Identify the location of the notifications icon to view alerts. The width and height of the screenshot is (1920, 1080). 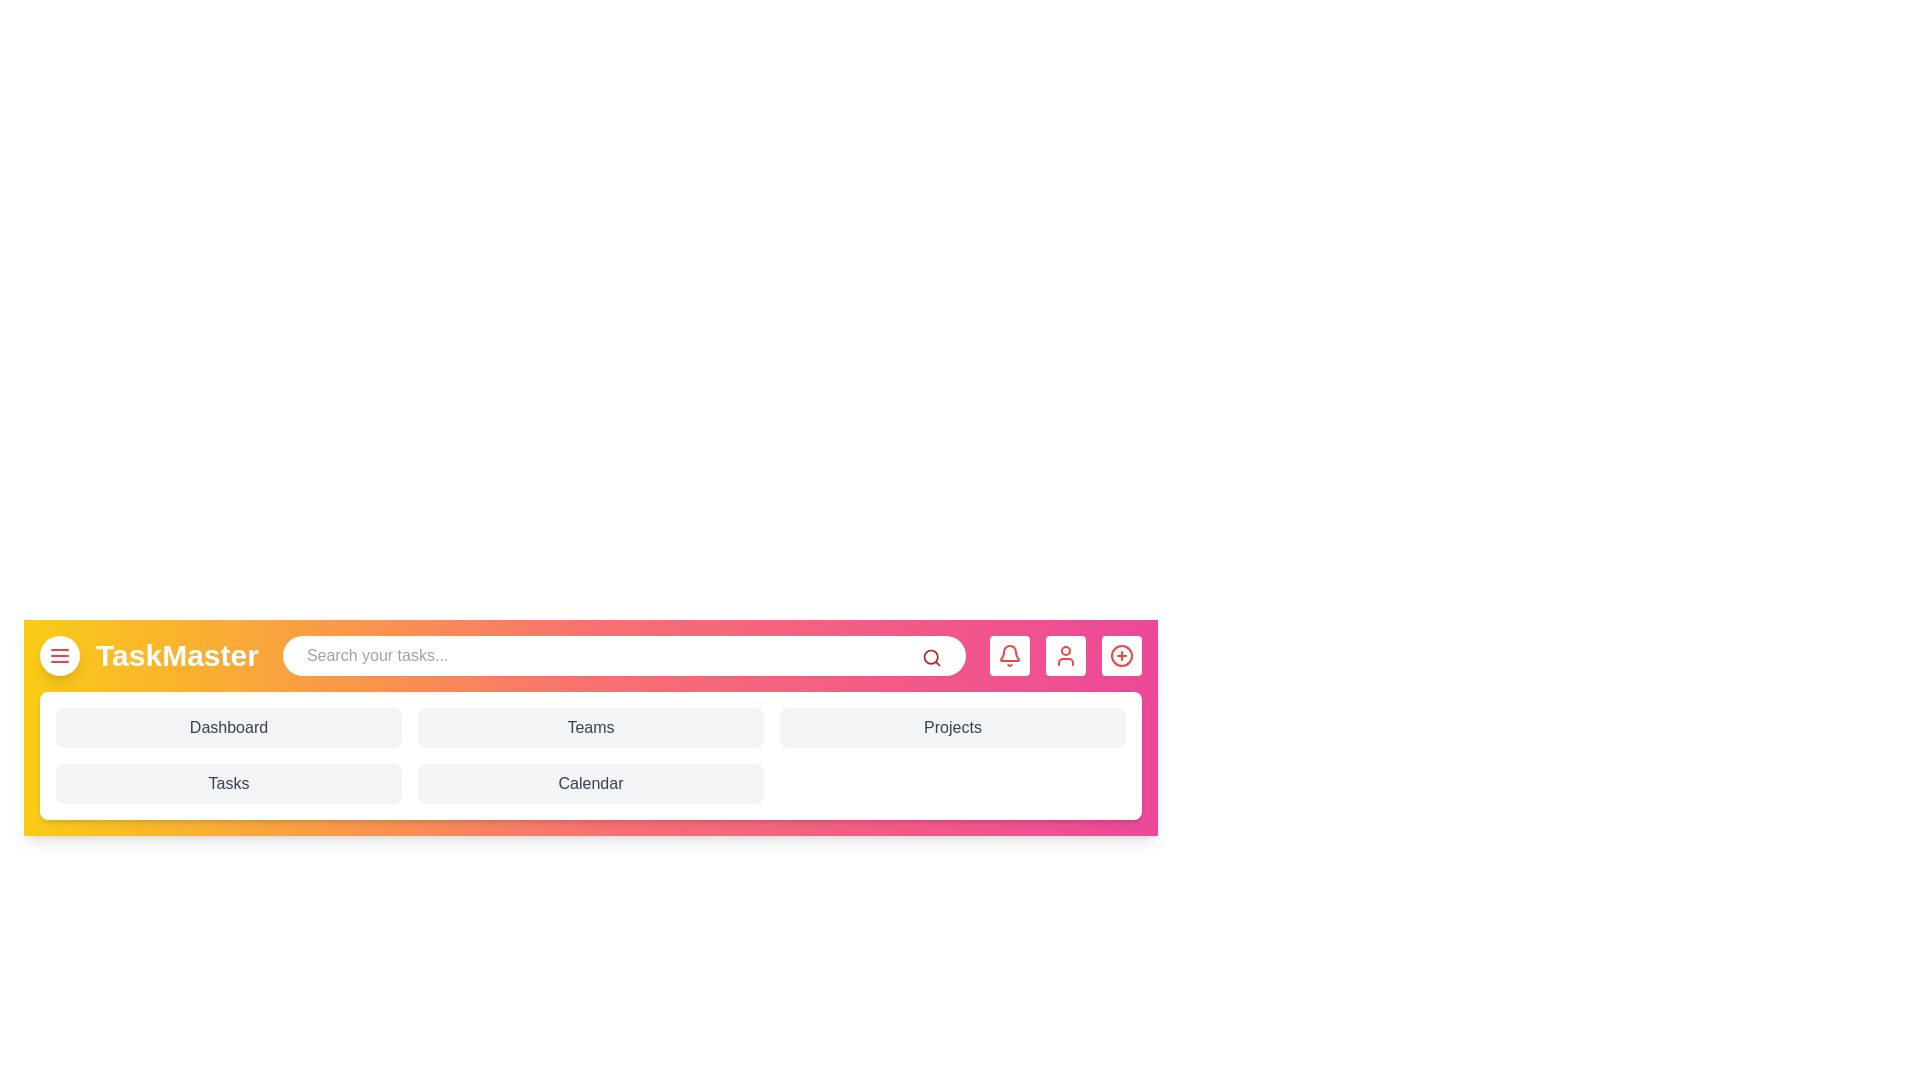
(1009, 655).